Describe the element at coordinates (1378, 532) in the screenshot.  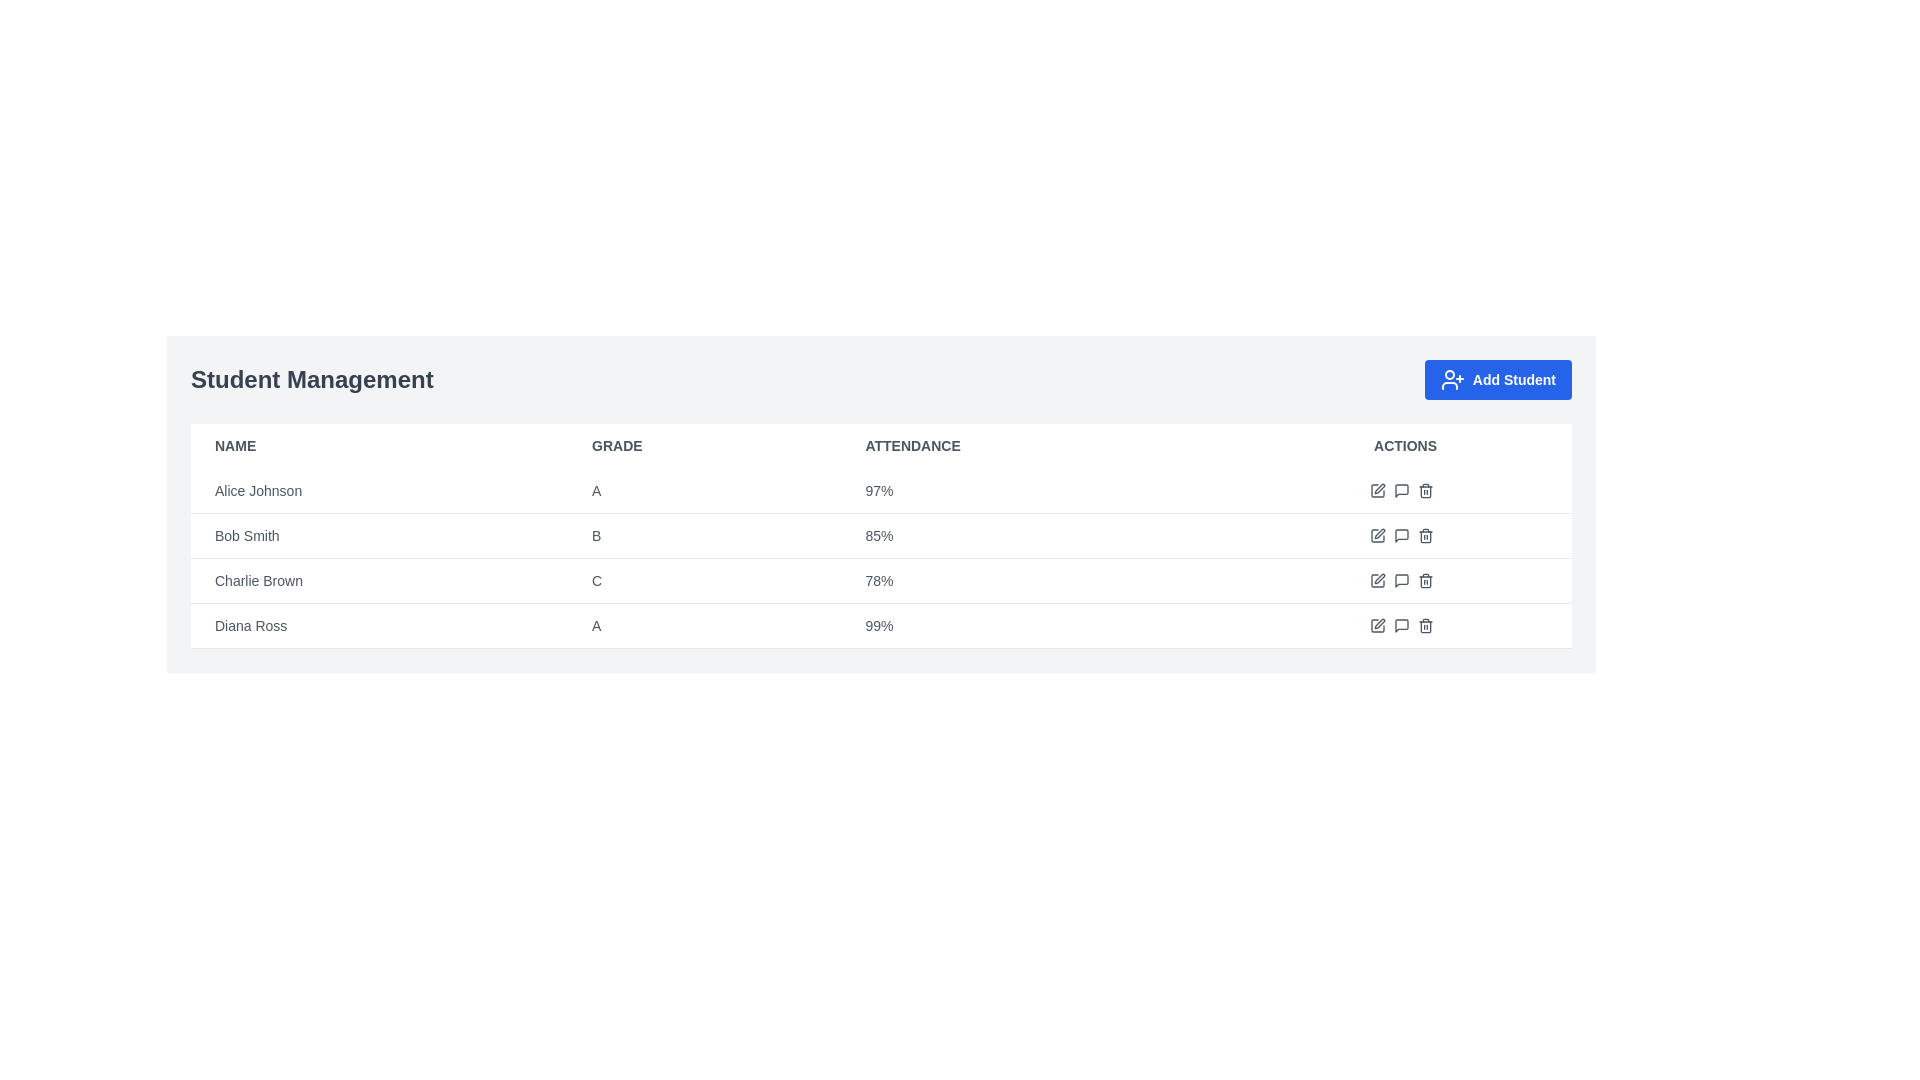
I see `the edit icon button resembling a pen in the Actions column for the entry labeled 'Bob Smith' to initiate editing the row` at that location.